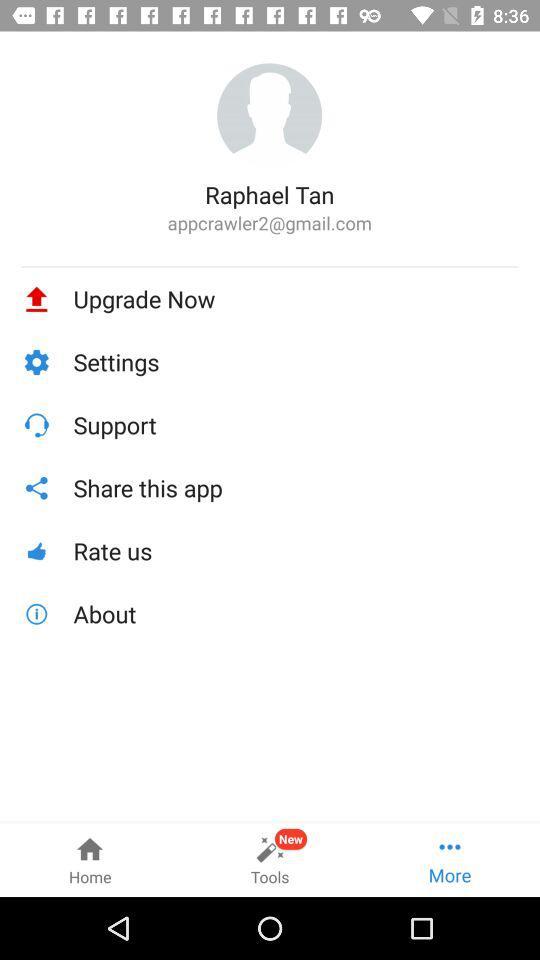  I want to click on icon above about item, so click(295, 551).